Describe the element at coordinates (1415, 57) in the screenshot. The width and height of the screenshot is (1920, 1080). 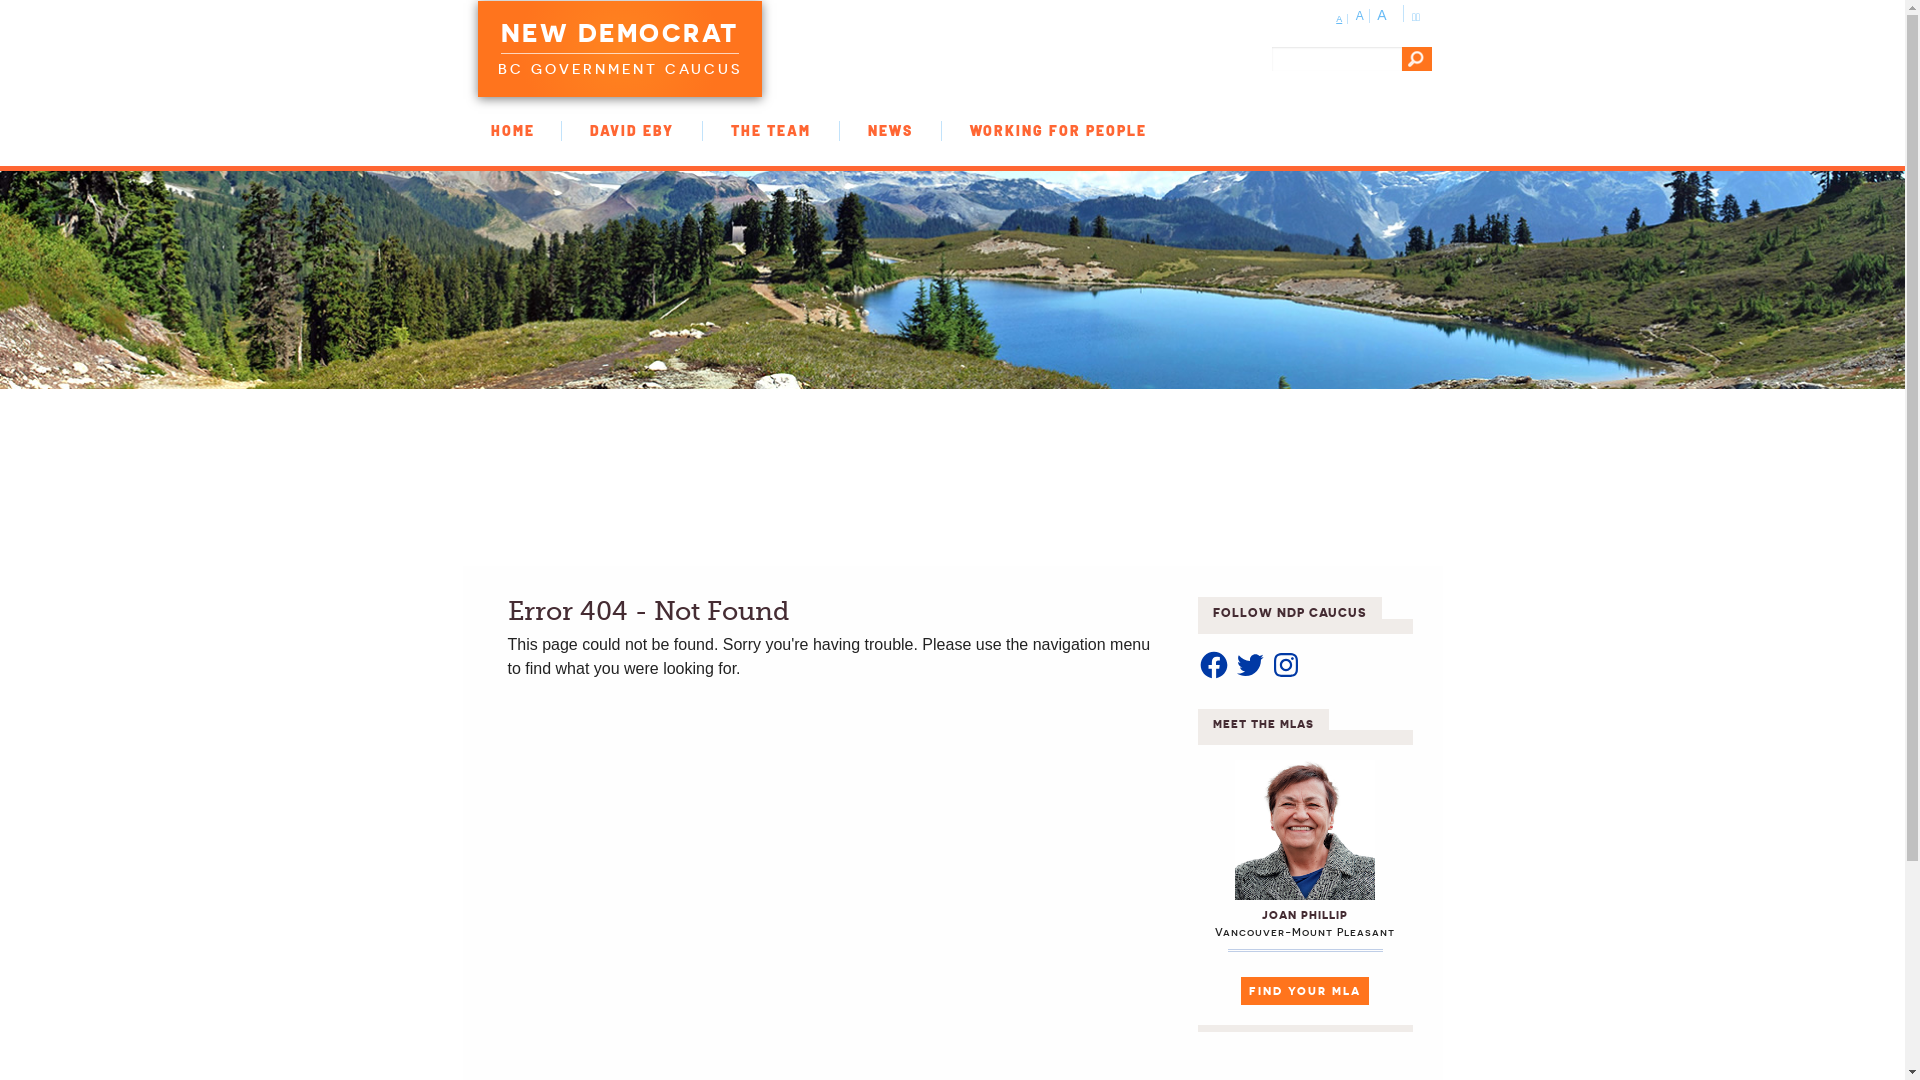
I see `'Go'` at that location.